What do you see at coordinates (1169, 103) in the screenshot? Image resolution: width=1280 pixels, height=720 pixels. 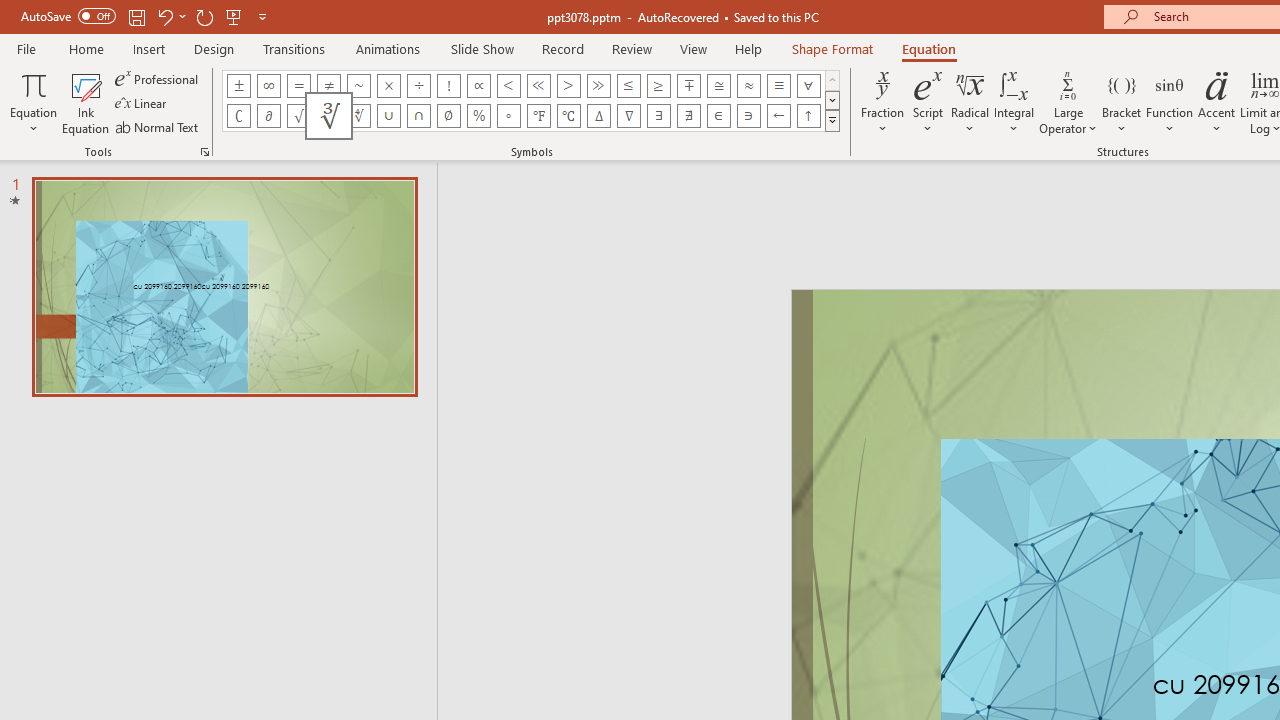 I see `'Function'` at bounding box center [1169, 103].